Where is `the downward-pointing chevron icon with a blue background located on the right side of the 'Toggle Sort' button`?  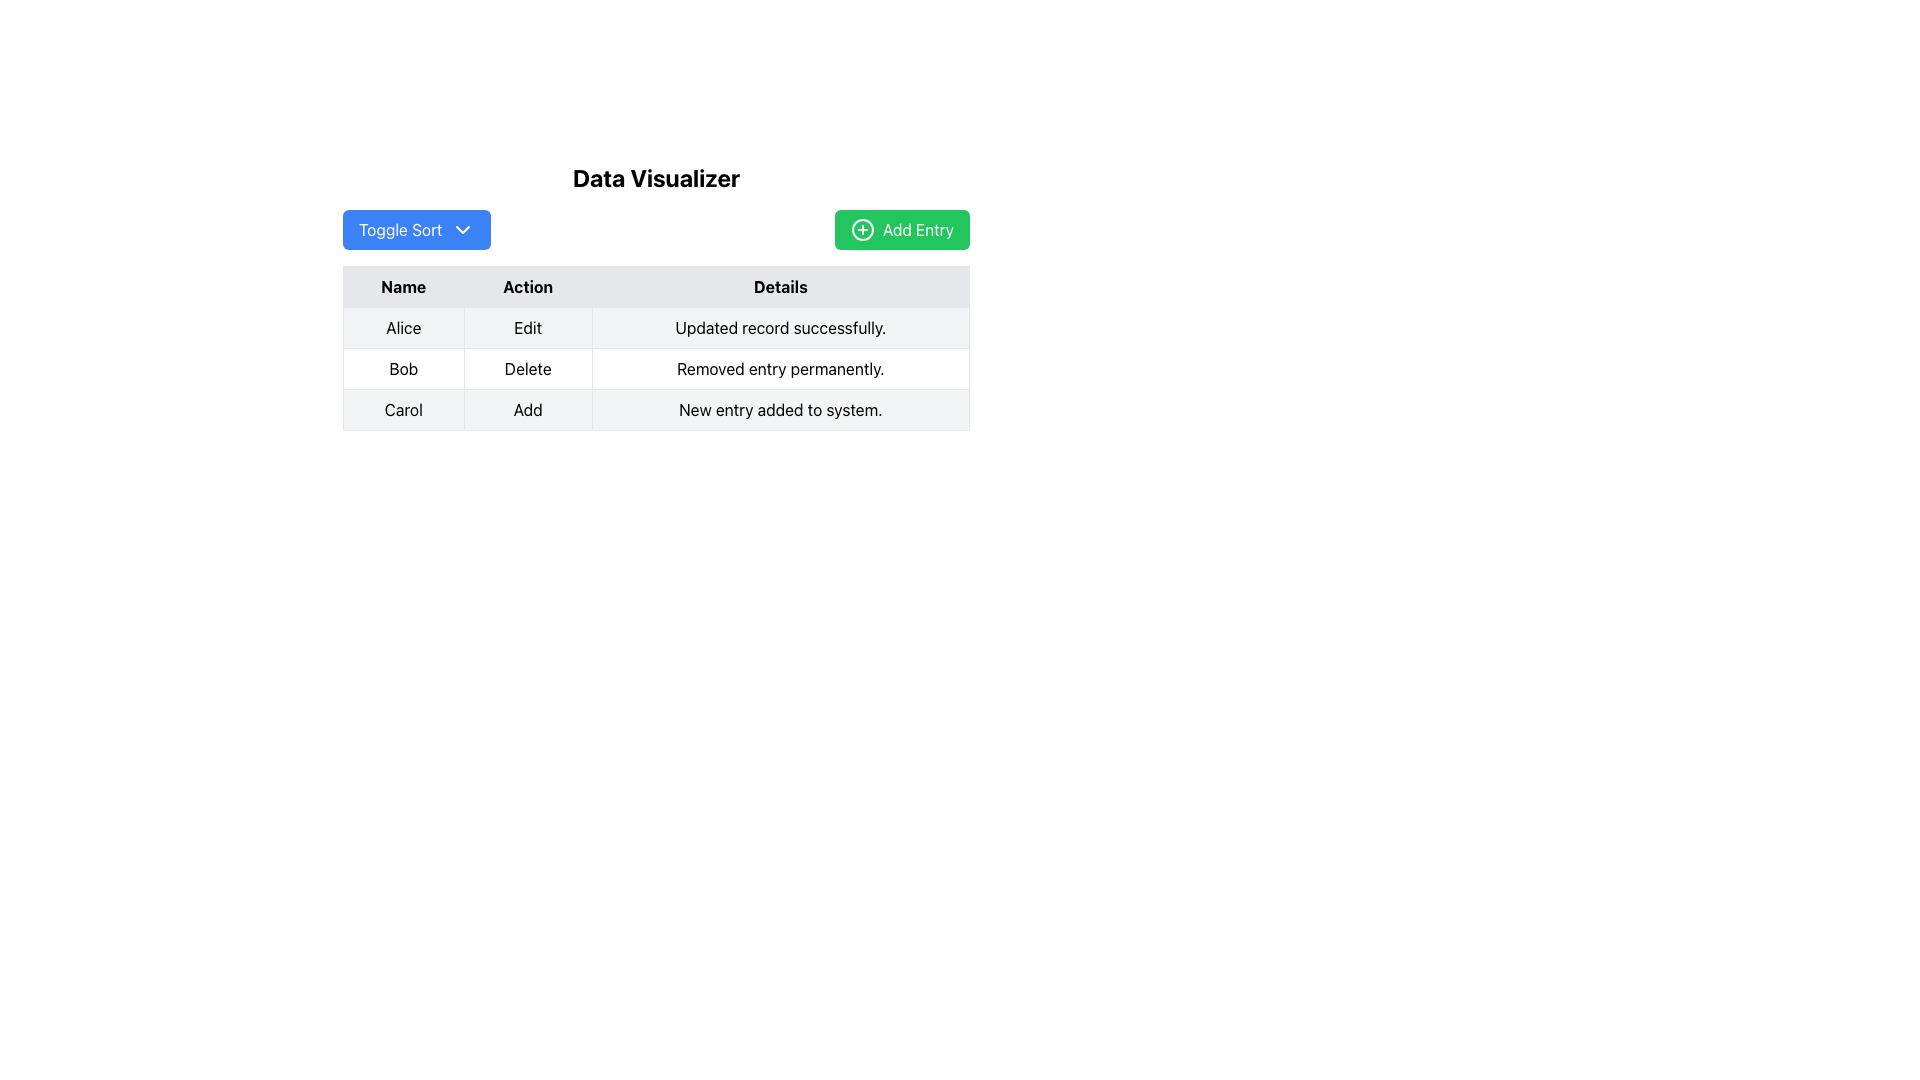
the downward-pointing chevron icon with a blue background located on the right side of the 'Toggle Sort' button is located at coordinates (461, 229).